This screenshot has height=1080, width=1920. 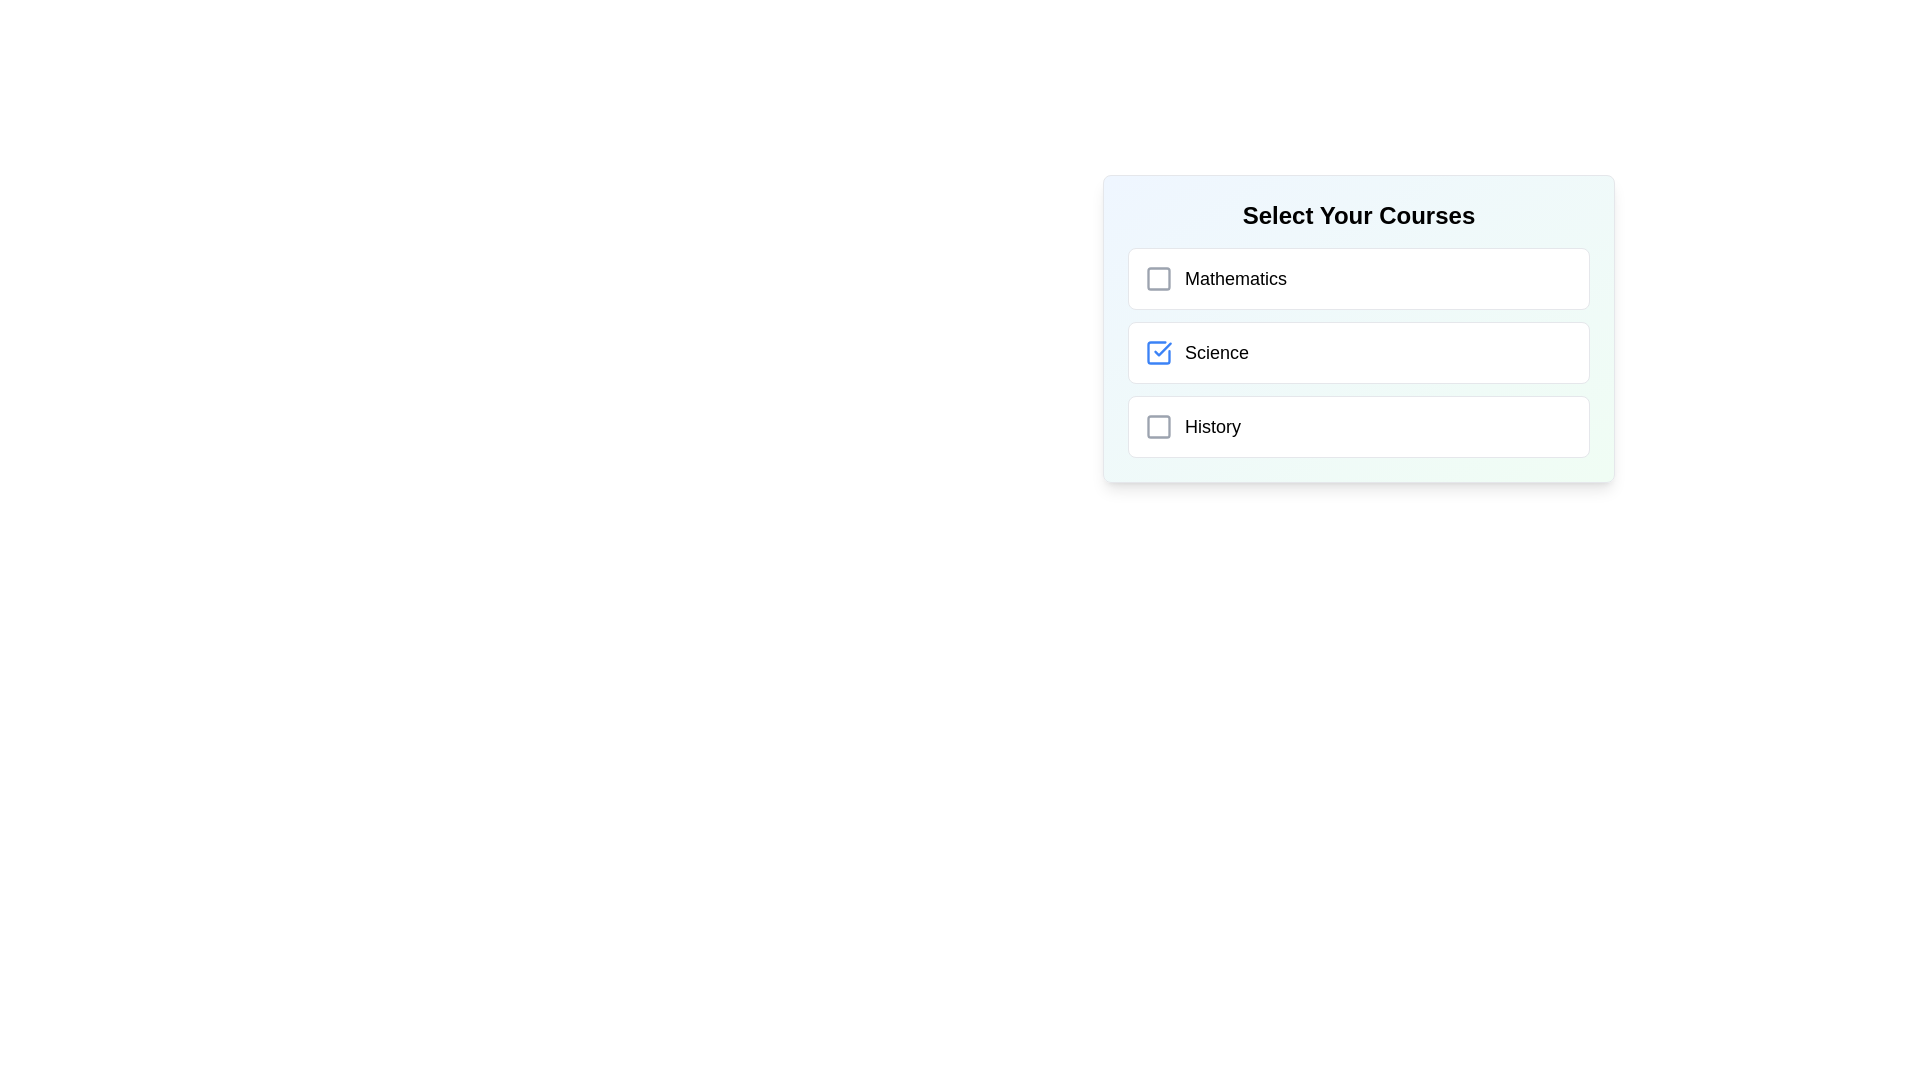 I want to click on the unselected checkbox next to the text 'Mathematics' in the 'Select Your Courses' list, so click(x=1158, y=278).